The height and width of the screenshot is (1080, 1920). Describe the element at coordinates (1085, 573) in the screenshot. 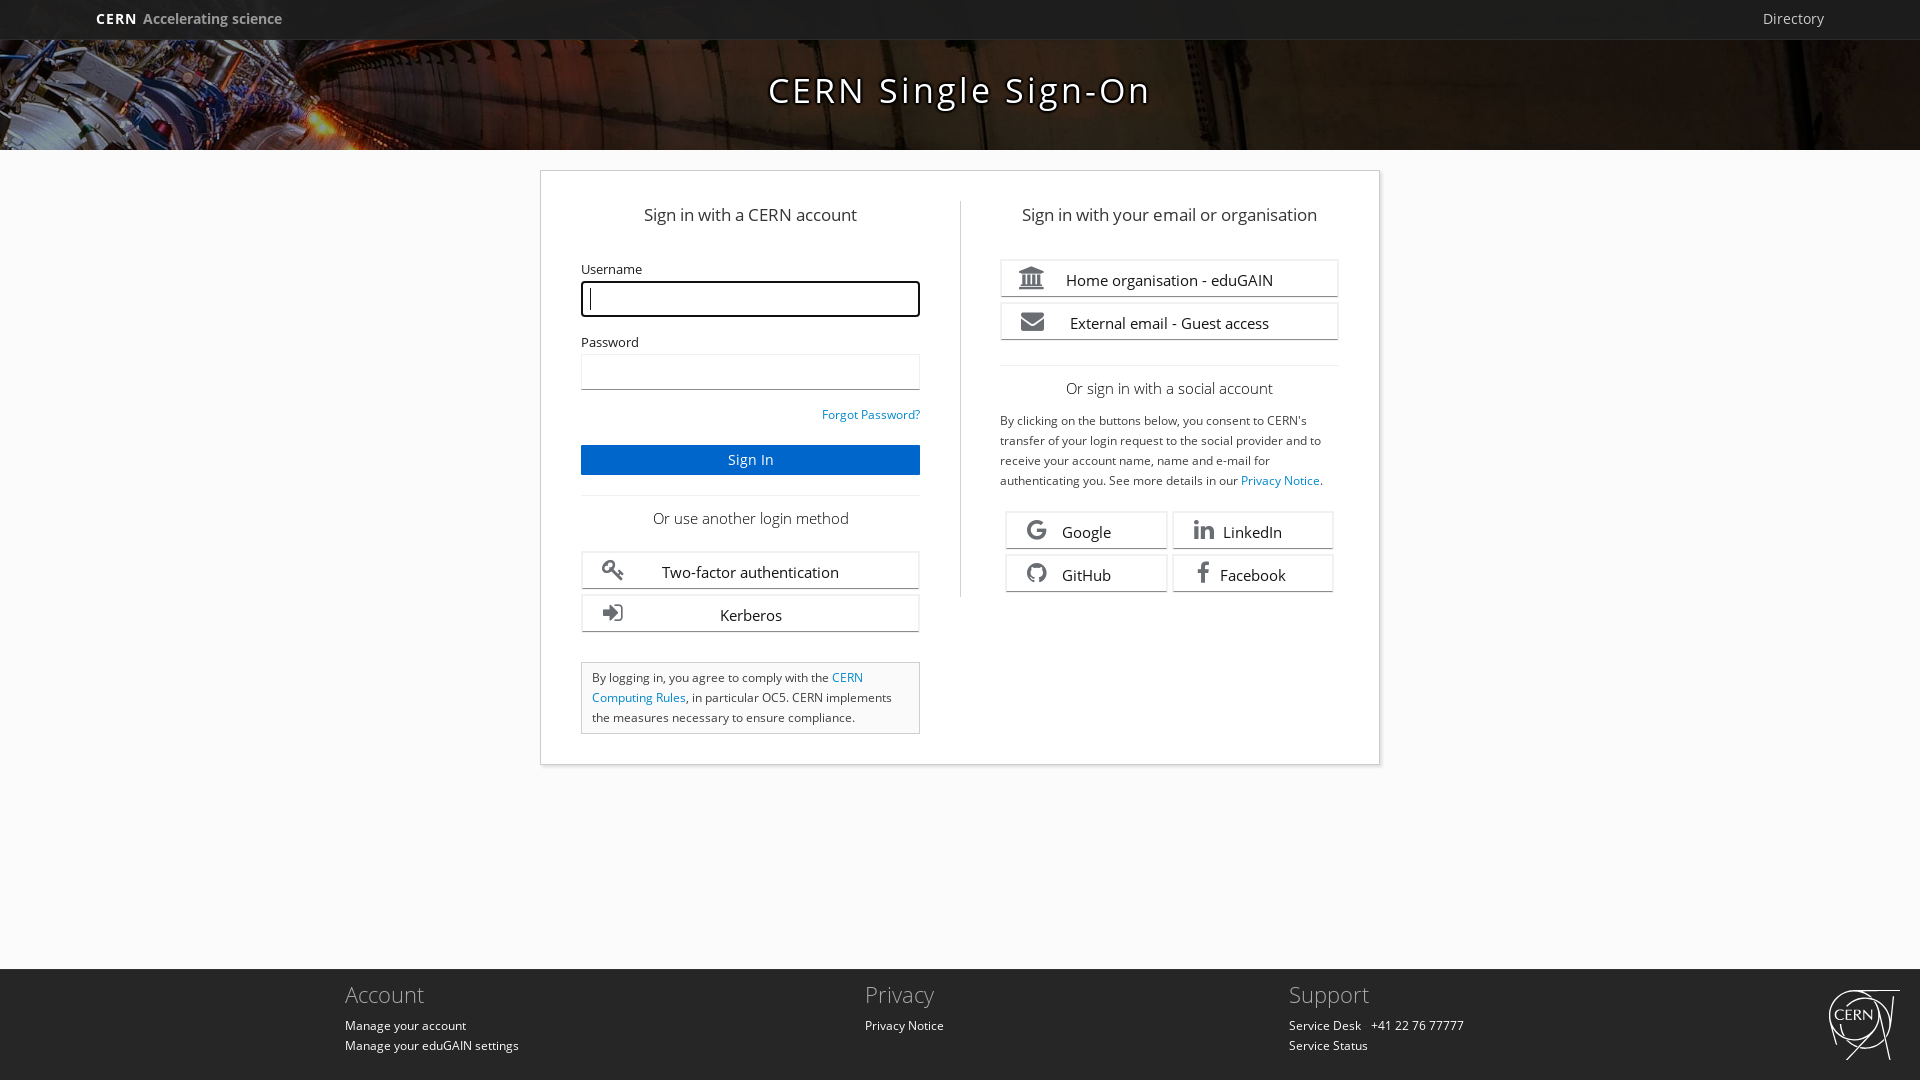

I see `'GitHub'` at that location.